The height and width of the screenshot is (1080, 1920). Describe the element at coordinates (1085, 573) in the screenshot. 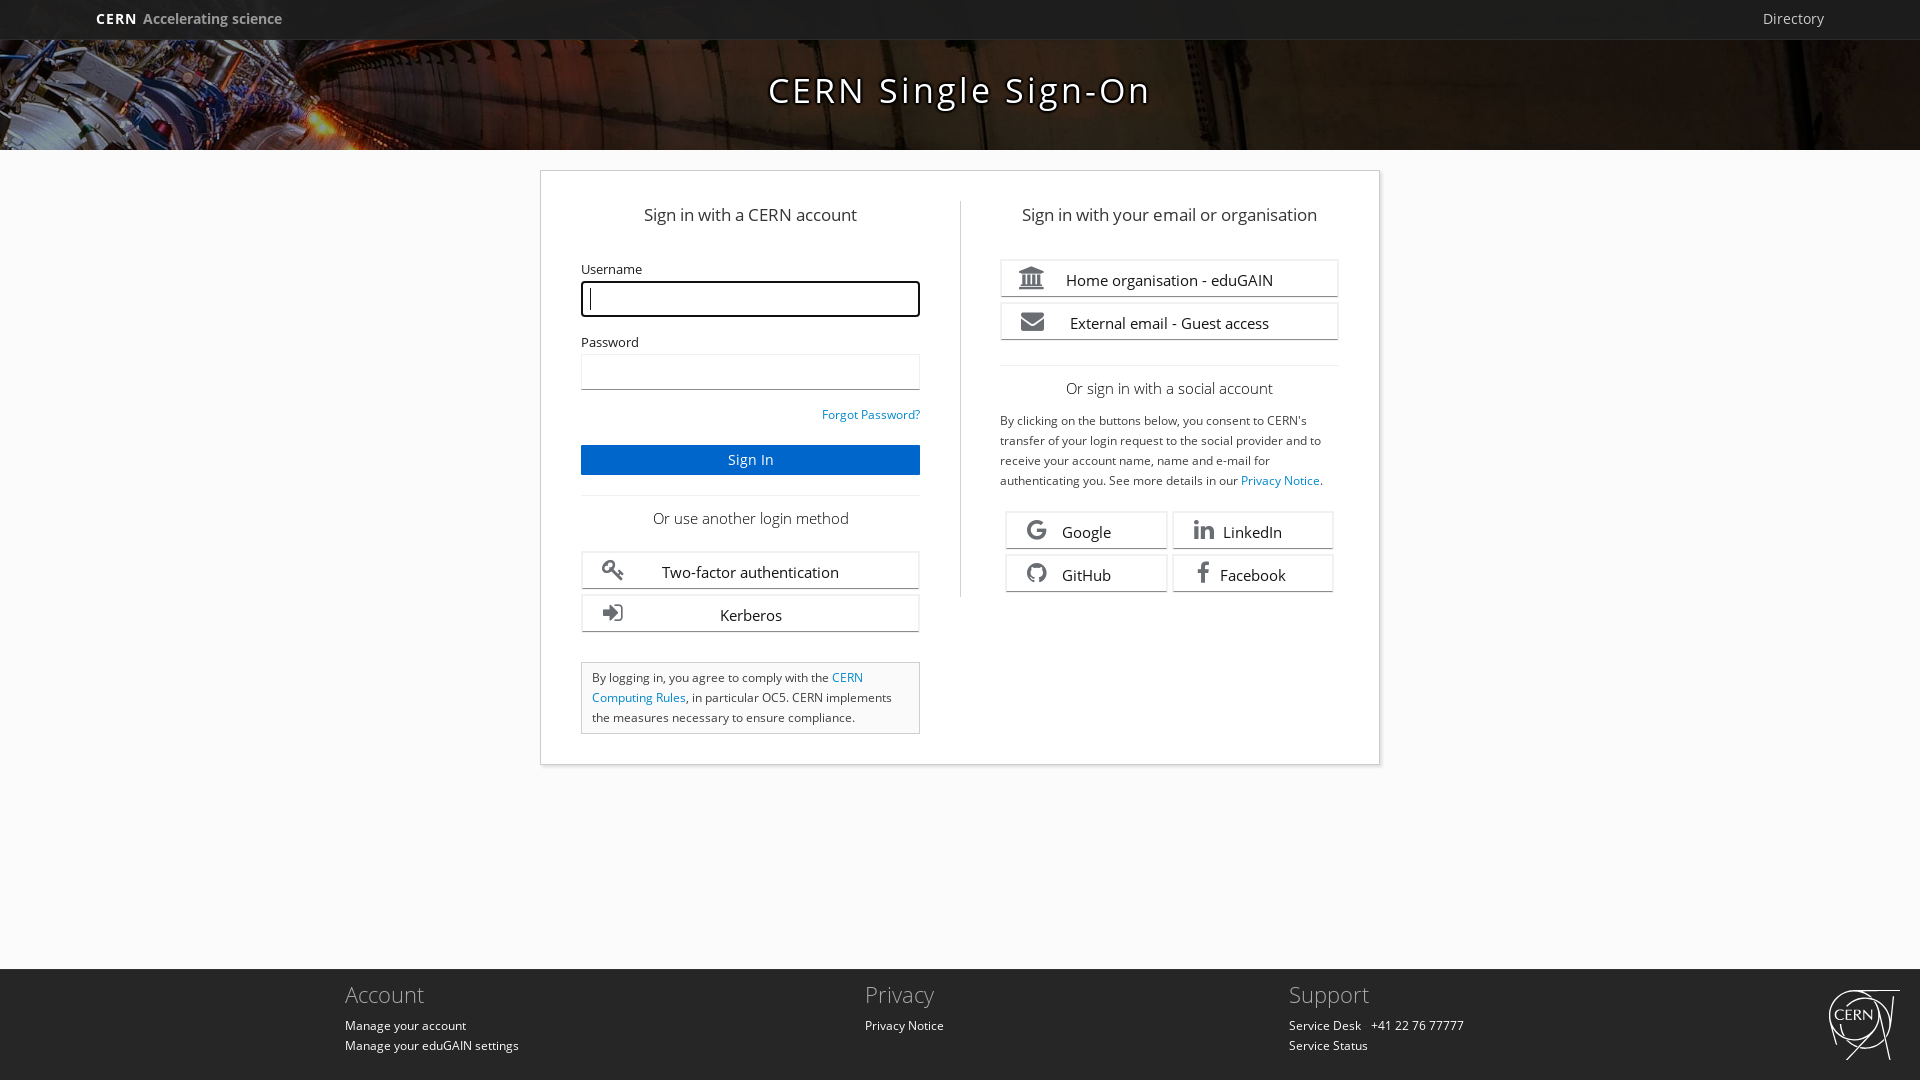

I see `'GitHub'` at that location.